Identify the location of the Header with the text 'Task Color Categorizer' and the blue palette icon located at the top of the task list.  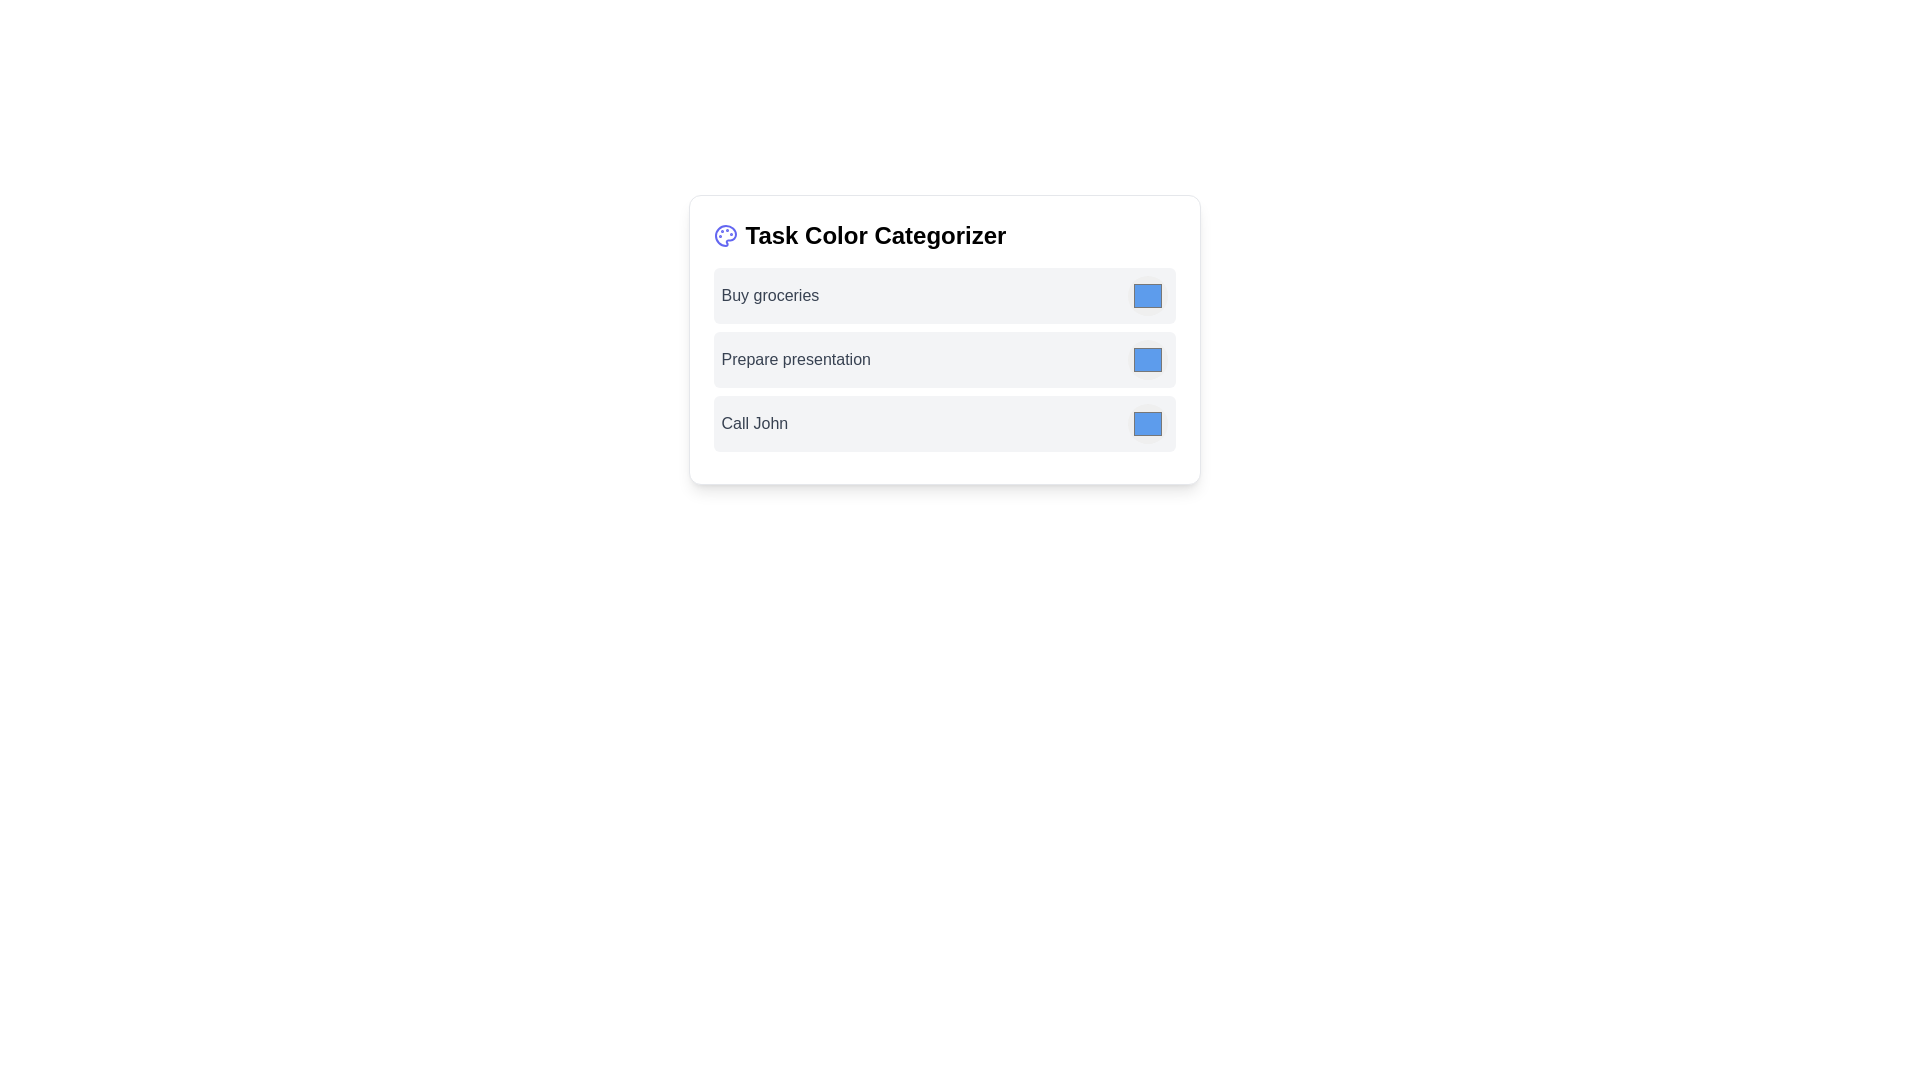
(943, 234).